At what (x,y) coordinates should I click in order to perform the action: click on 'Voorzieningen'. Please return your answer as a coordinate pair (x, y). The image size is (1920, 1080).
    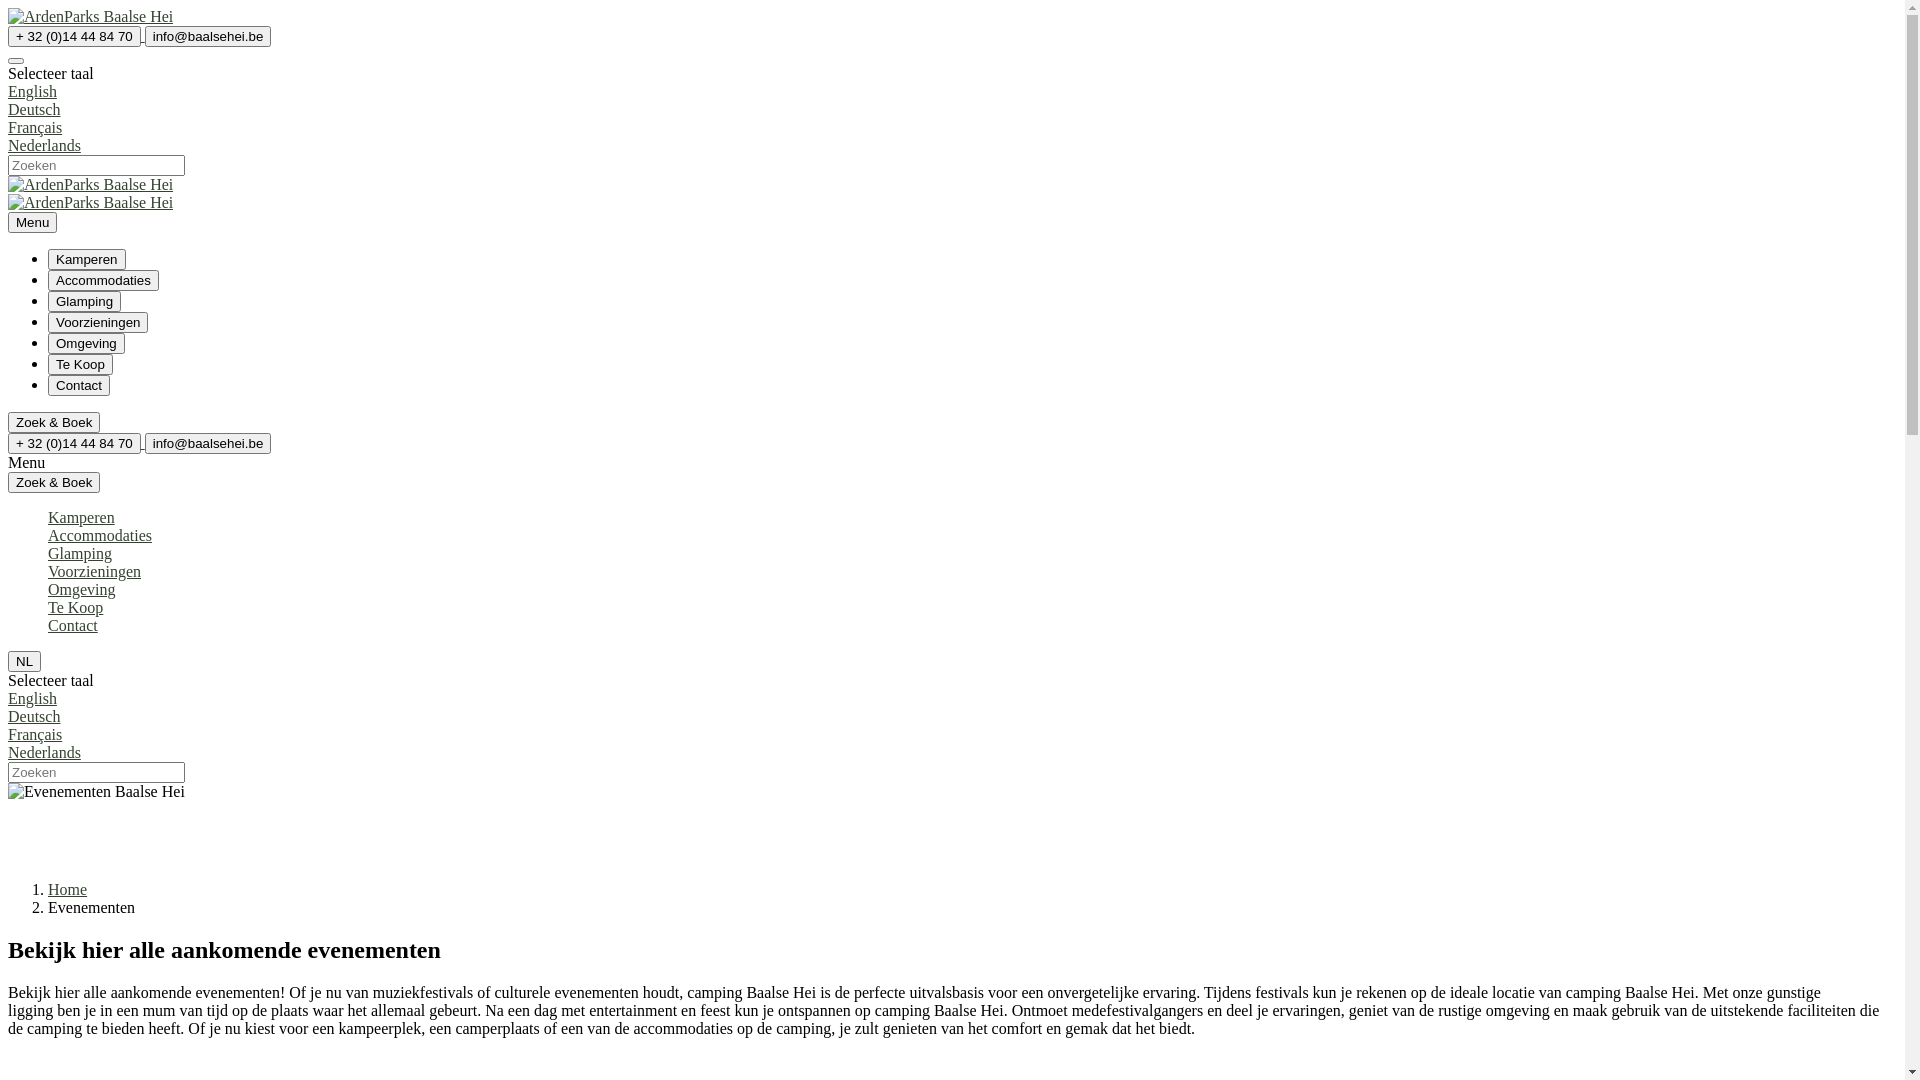
    Looking at the image, I should click on (96, 321).